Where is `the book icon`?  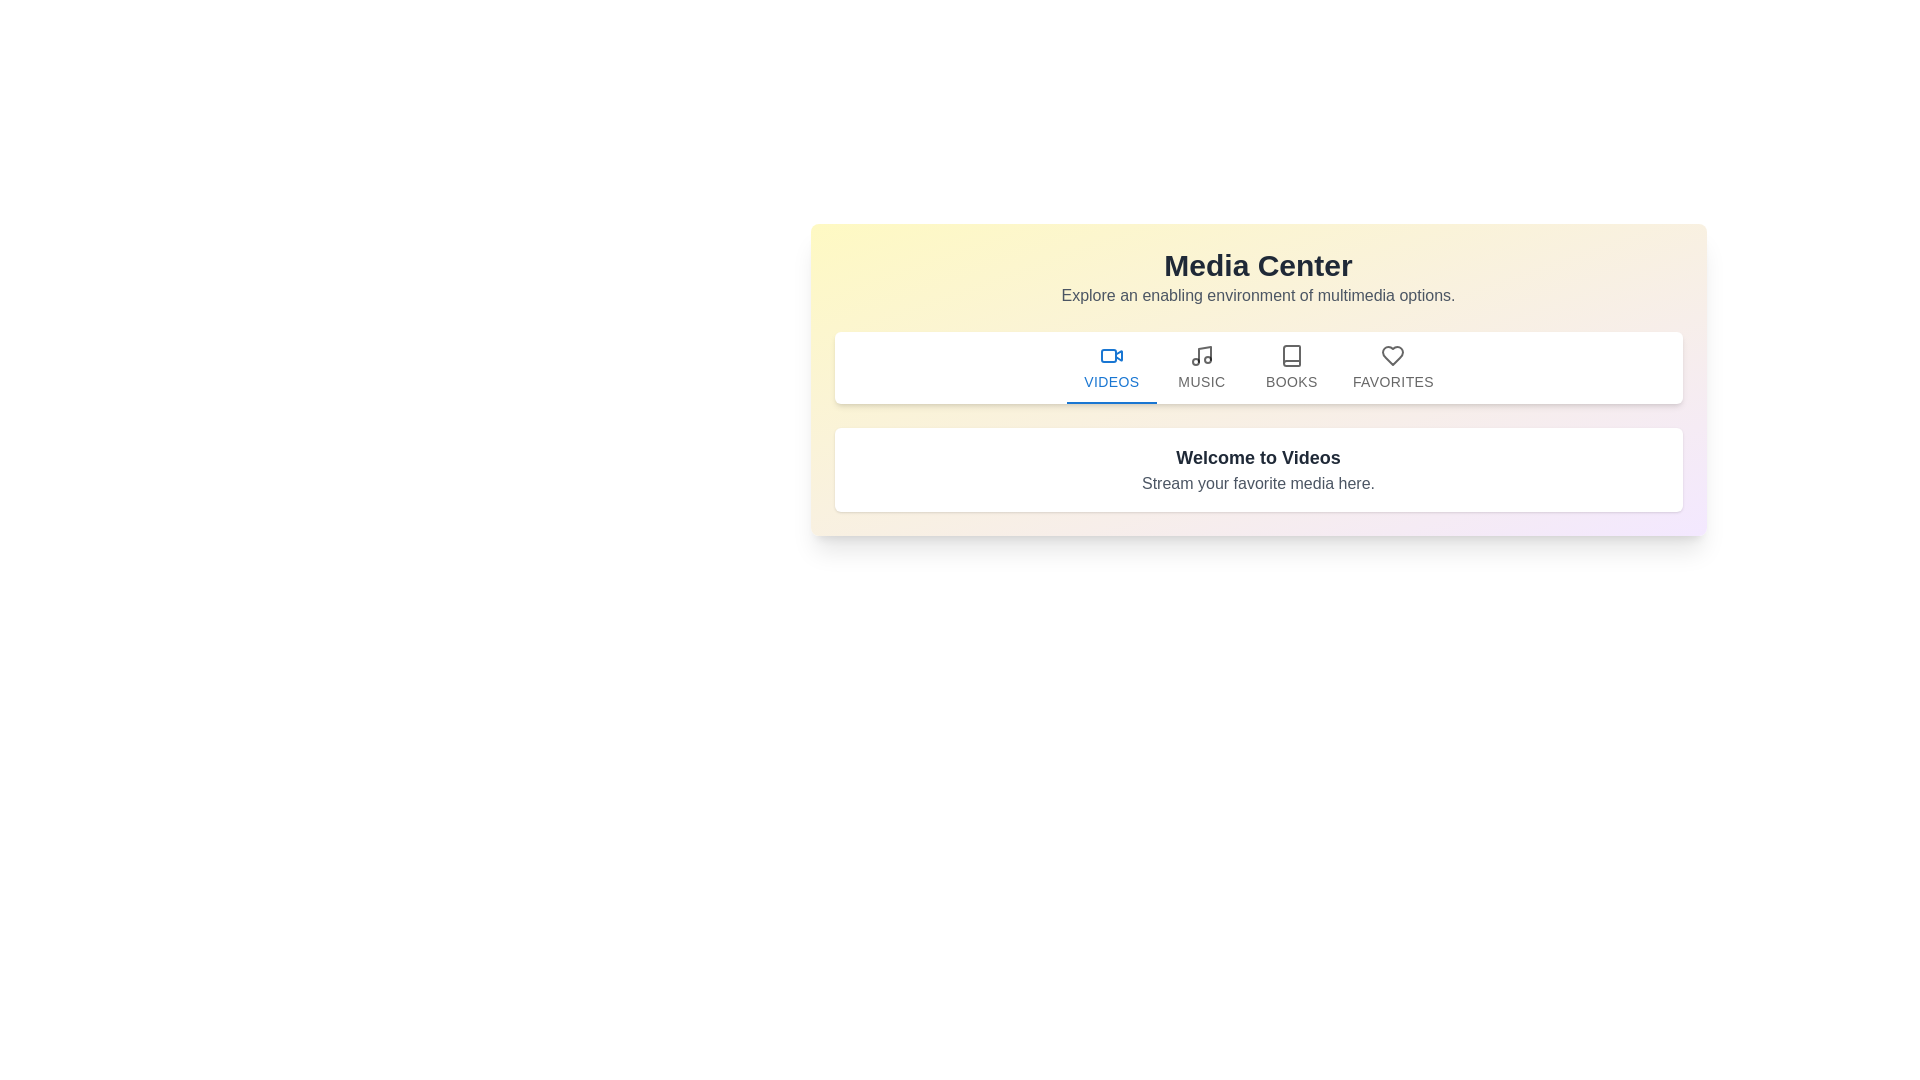 the book icon is located at coordinates (1291, 355).